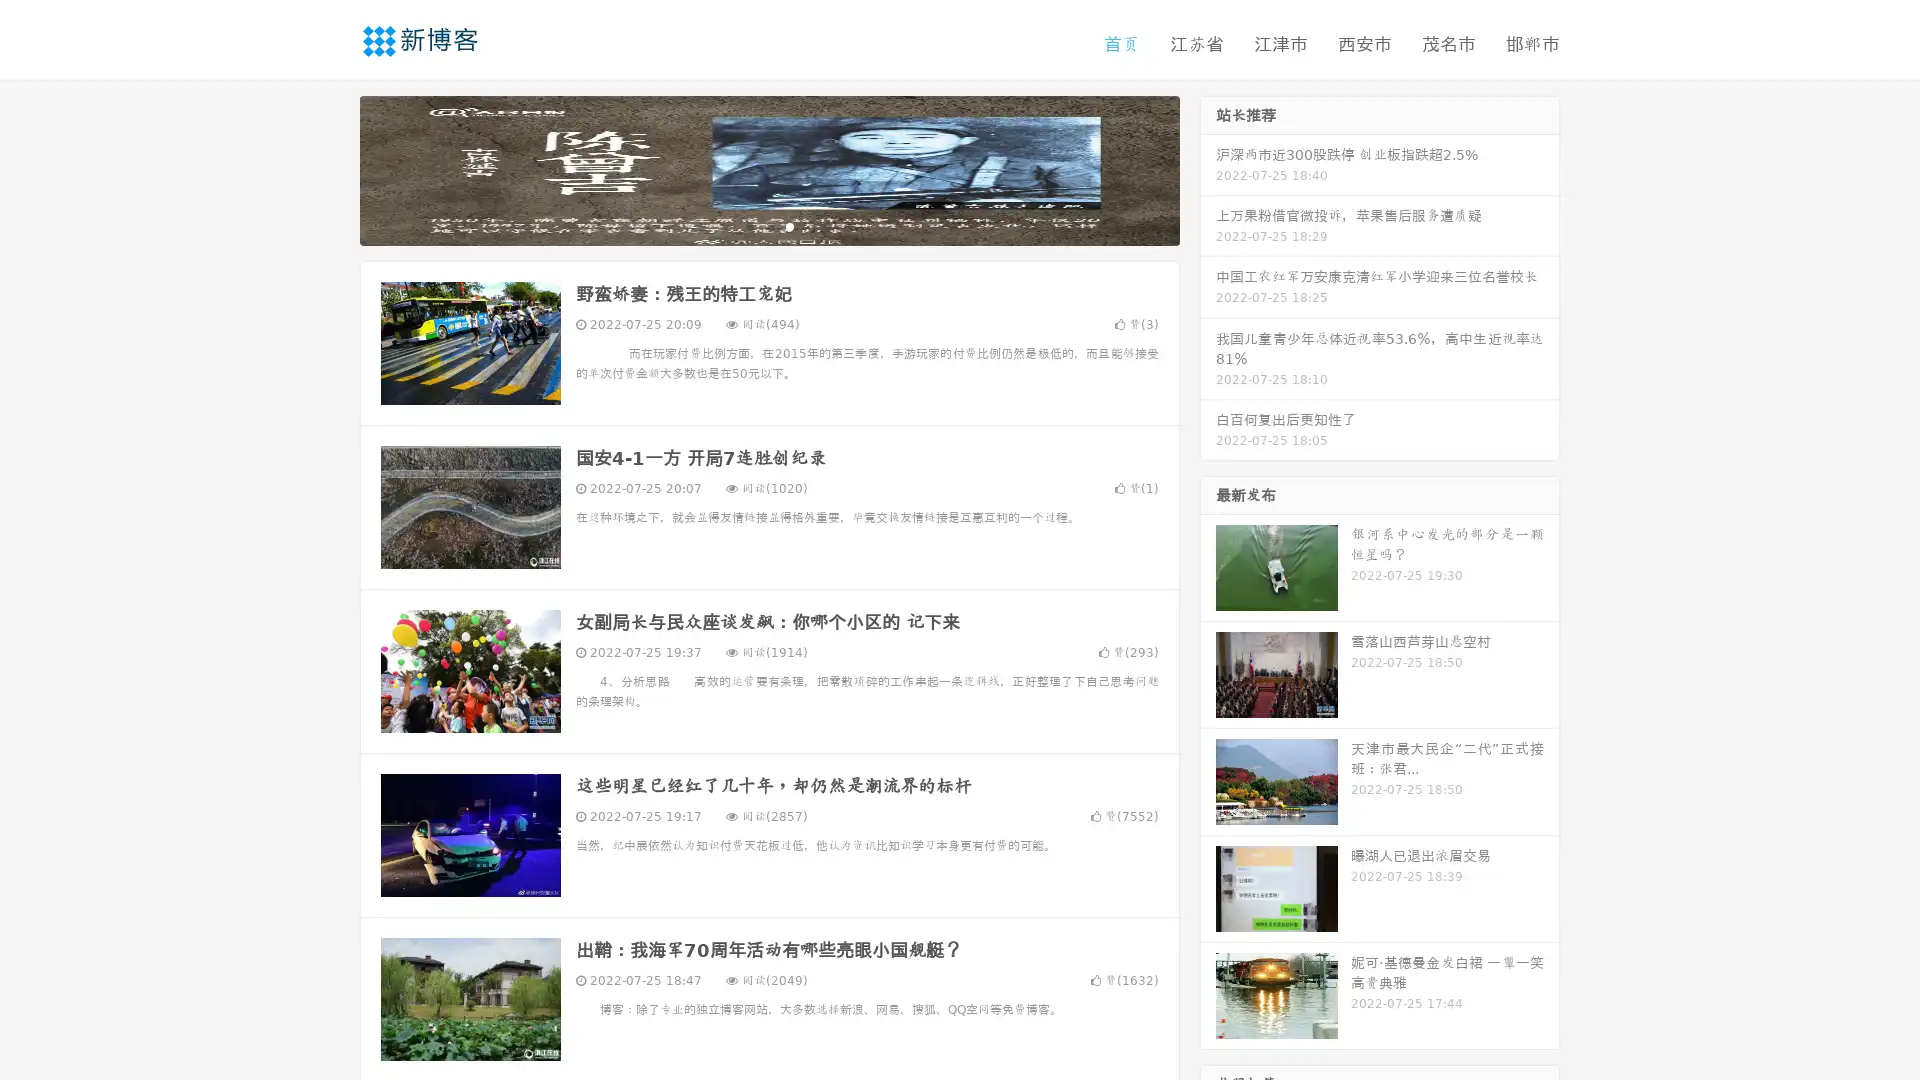  I want to click on Next slide, so click(1208, 168).